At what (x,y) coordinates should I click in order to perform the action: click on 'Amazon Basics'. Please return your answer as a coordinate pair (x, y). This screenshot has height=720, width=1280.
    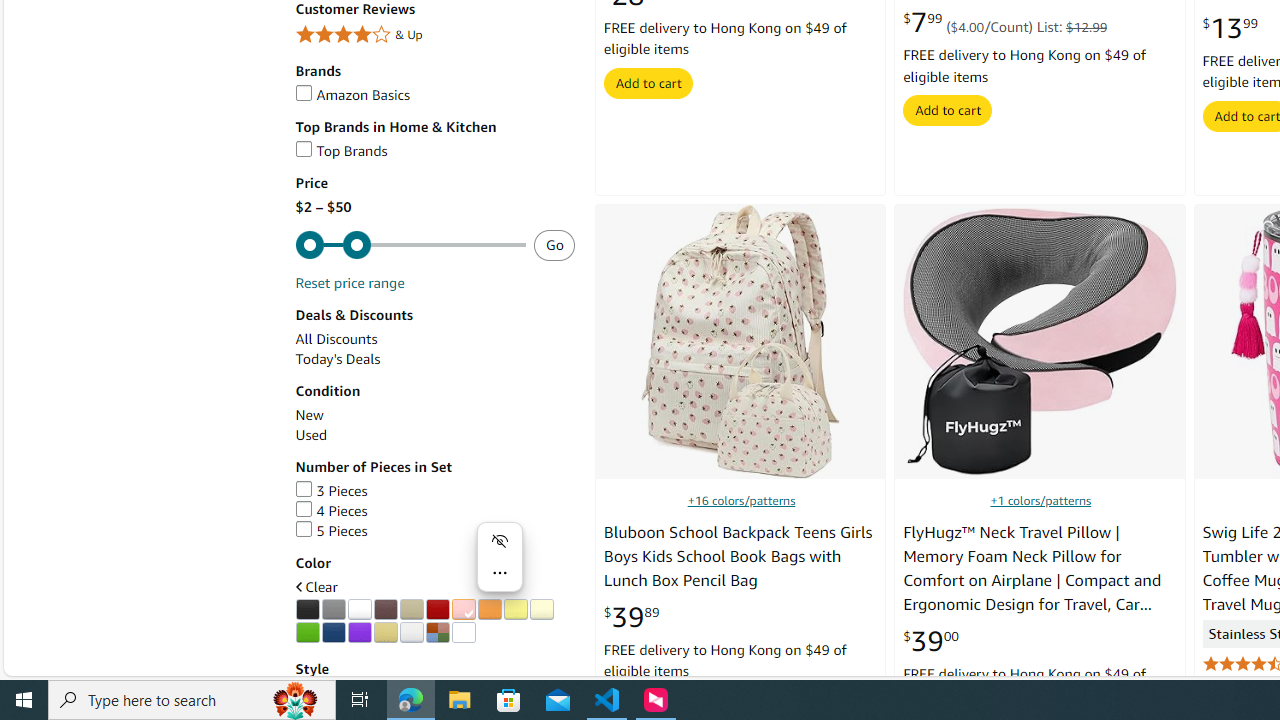
    Looking at the image, I should click on (352, 95).